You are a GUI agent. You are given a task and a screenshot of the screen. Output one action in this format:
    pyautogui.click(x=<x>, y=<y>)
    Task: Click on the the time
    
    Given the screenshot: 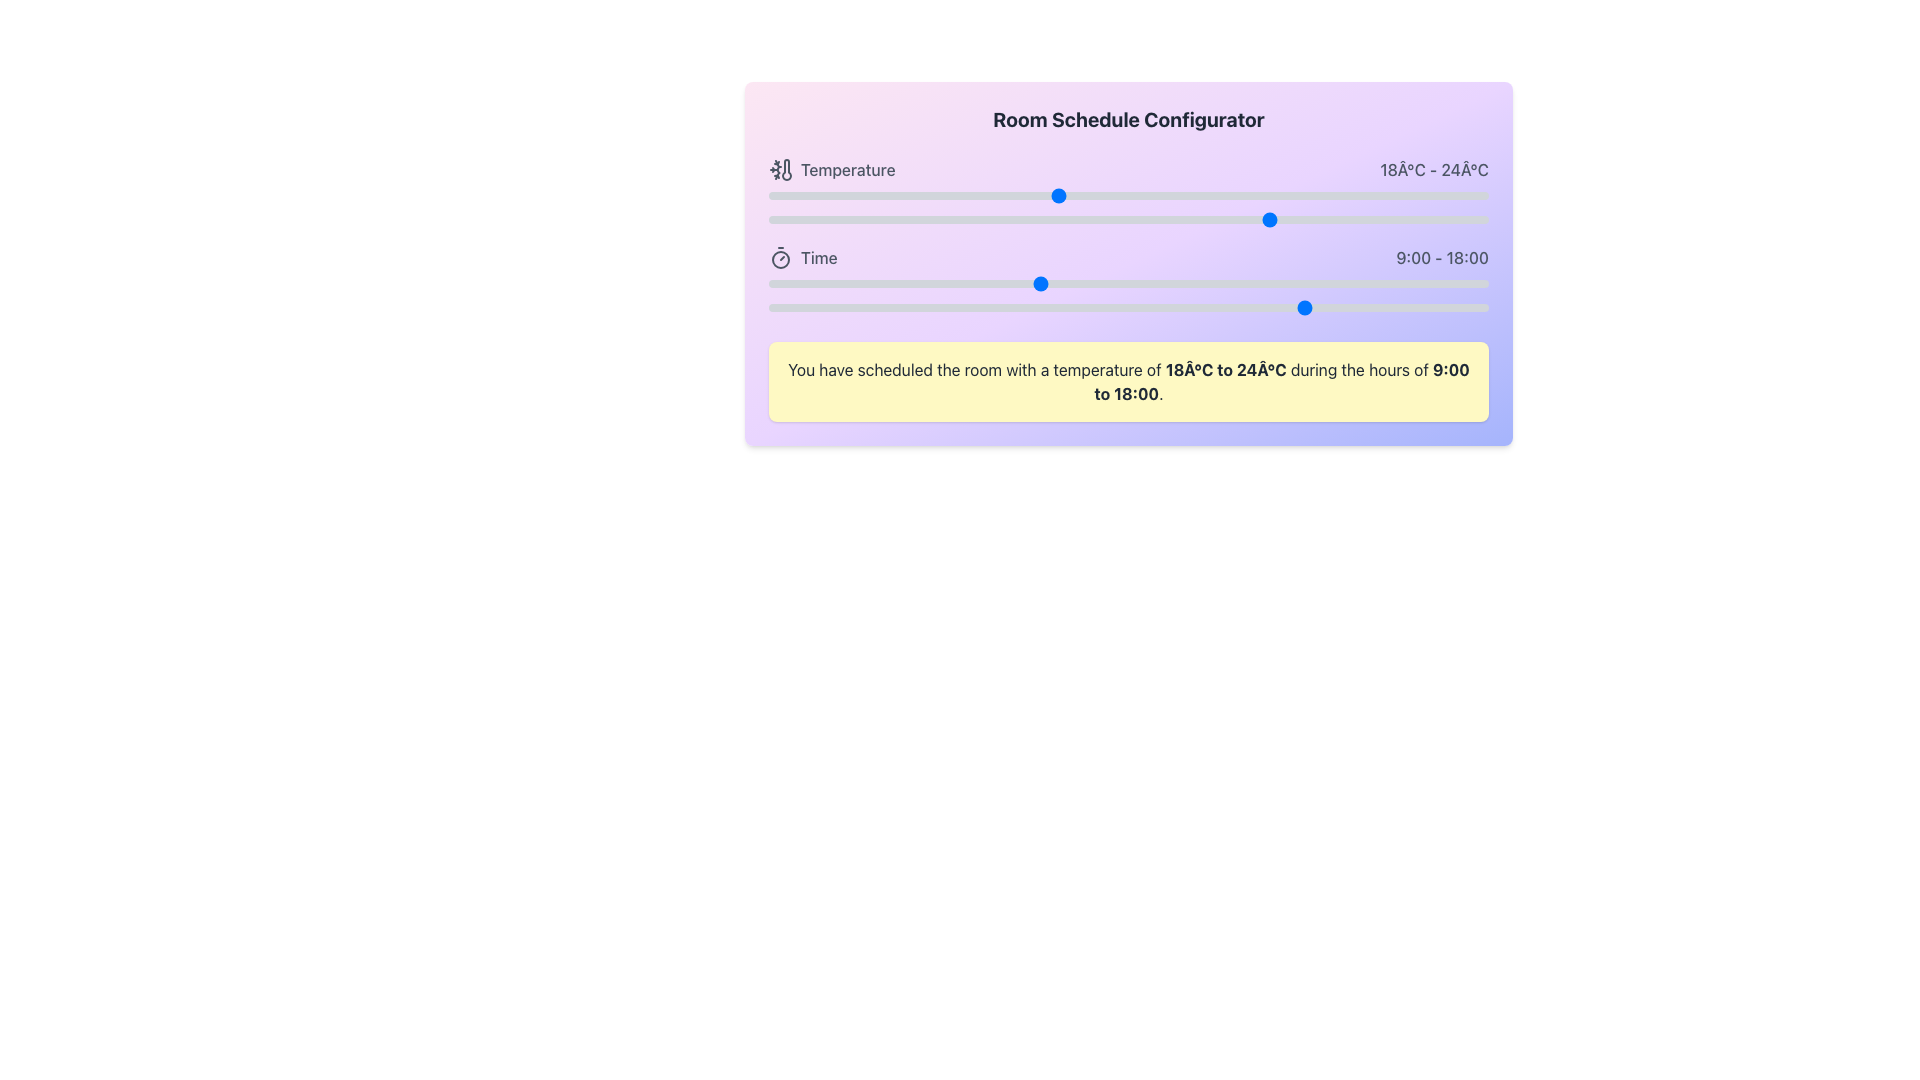 What is the action you would take?
    pyautogui.click(x=1038, y=308)
    